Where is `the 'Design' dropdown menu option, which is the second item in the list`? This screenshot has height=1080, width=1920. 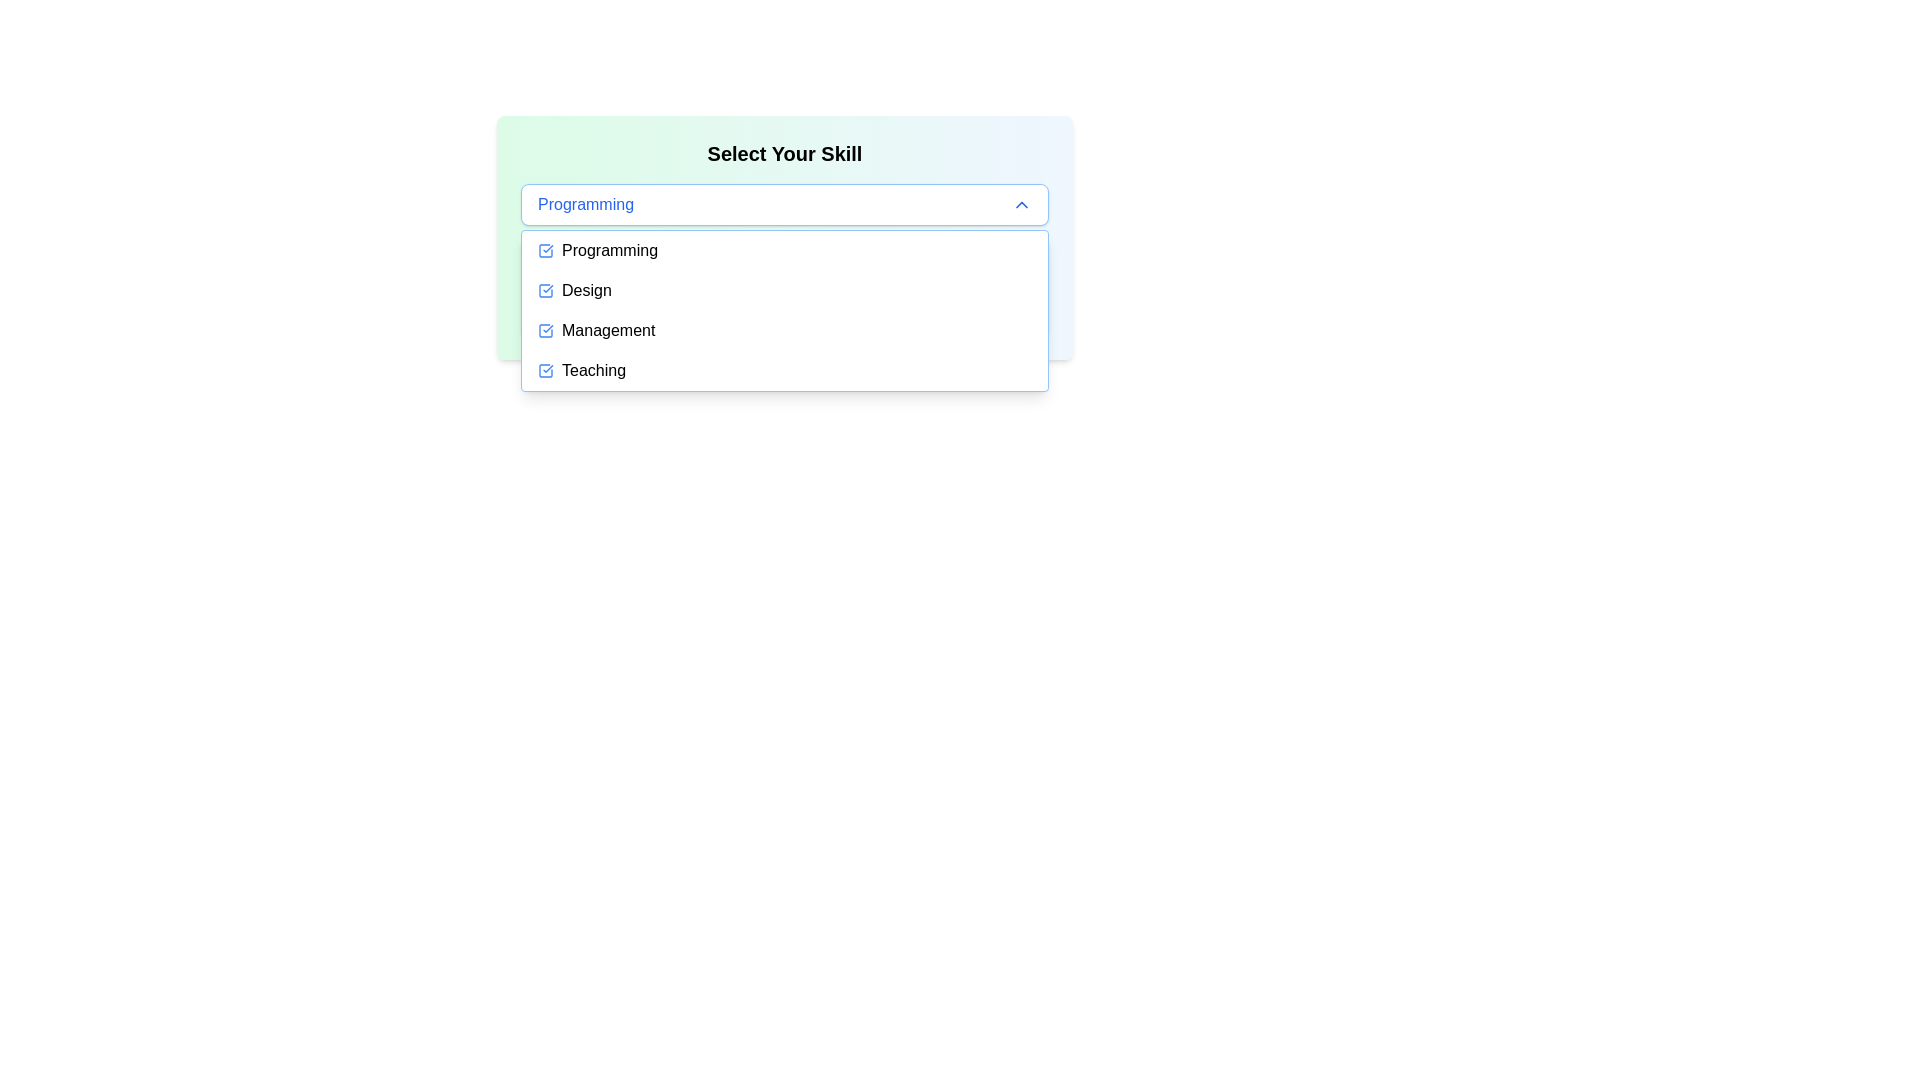
the 'Design' dropdown menu option, which is the second item in the list is located at coordinates (784, 290).